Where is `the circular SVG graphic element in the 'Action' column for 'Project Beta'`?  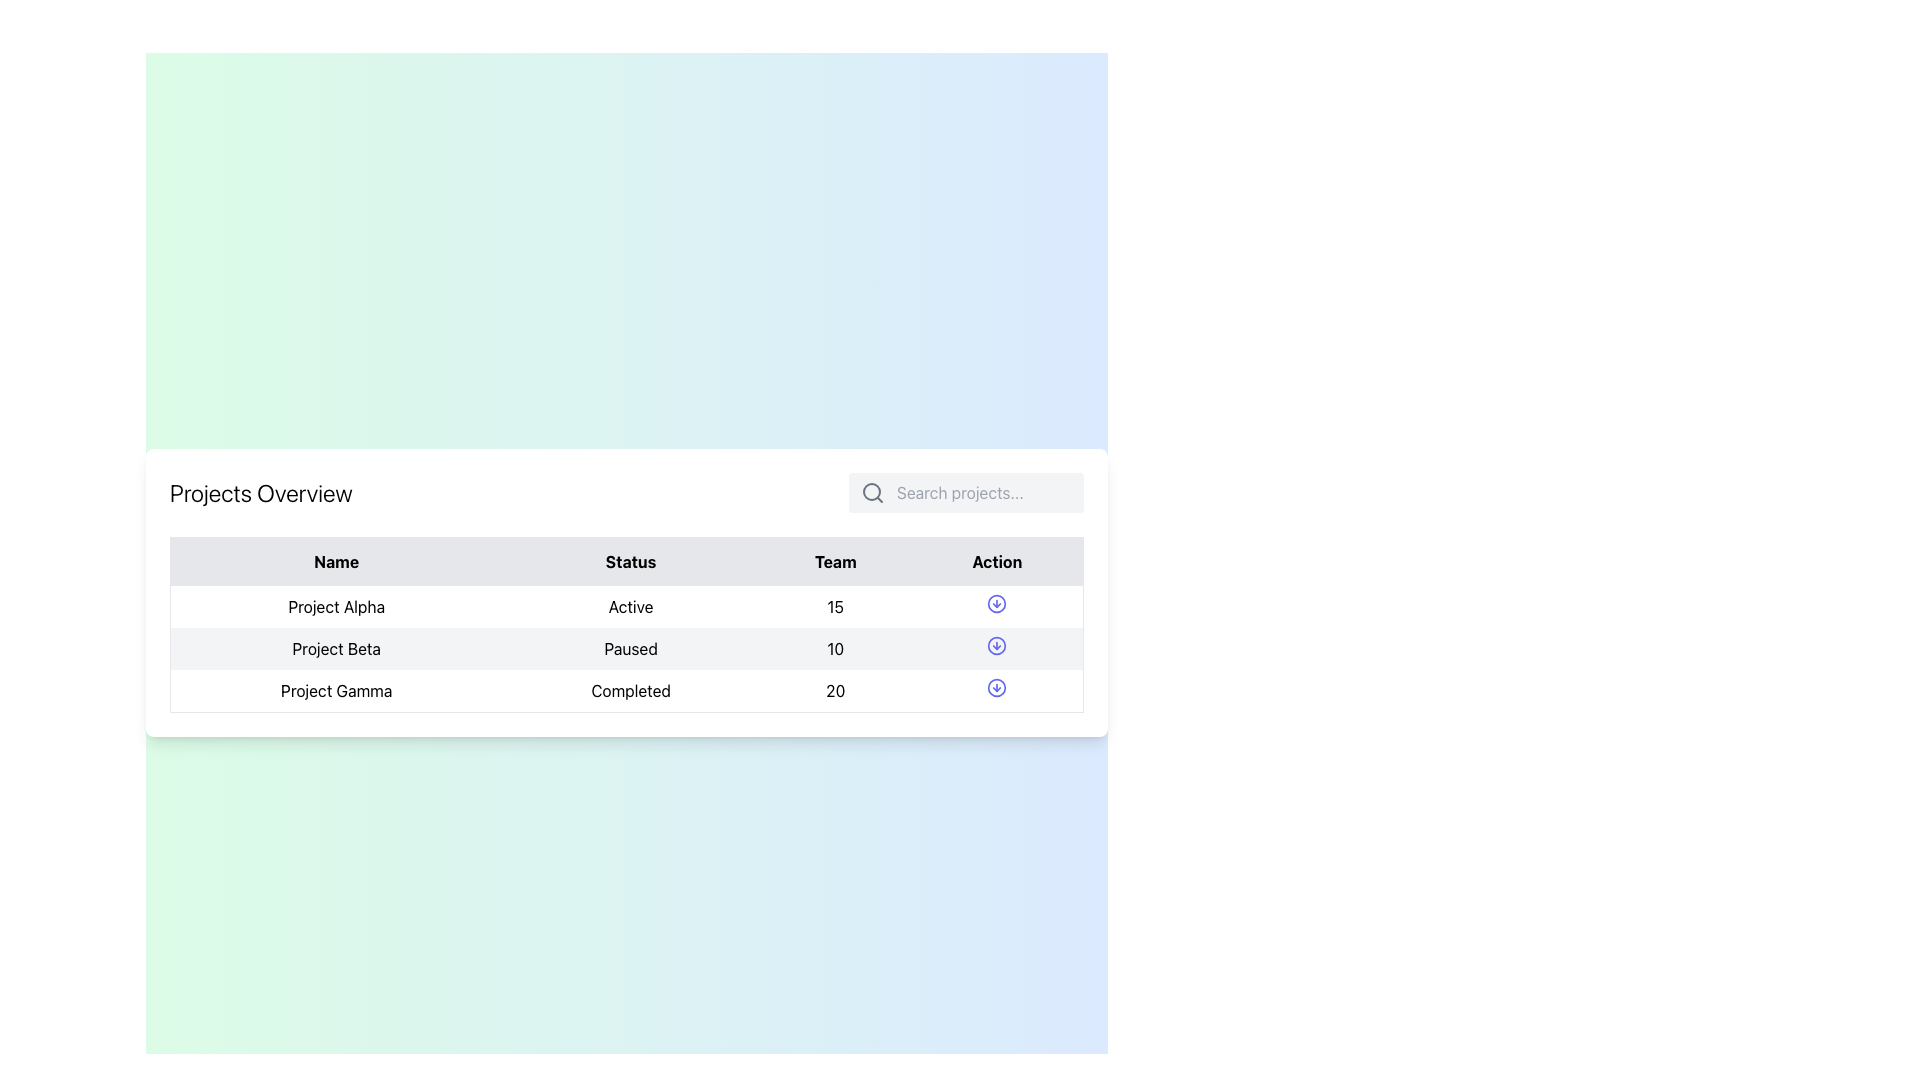 the circular SVG graphic element in the 'Action' column for 'Project Beta' is located at coordinates (997, 645).